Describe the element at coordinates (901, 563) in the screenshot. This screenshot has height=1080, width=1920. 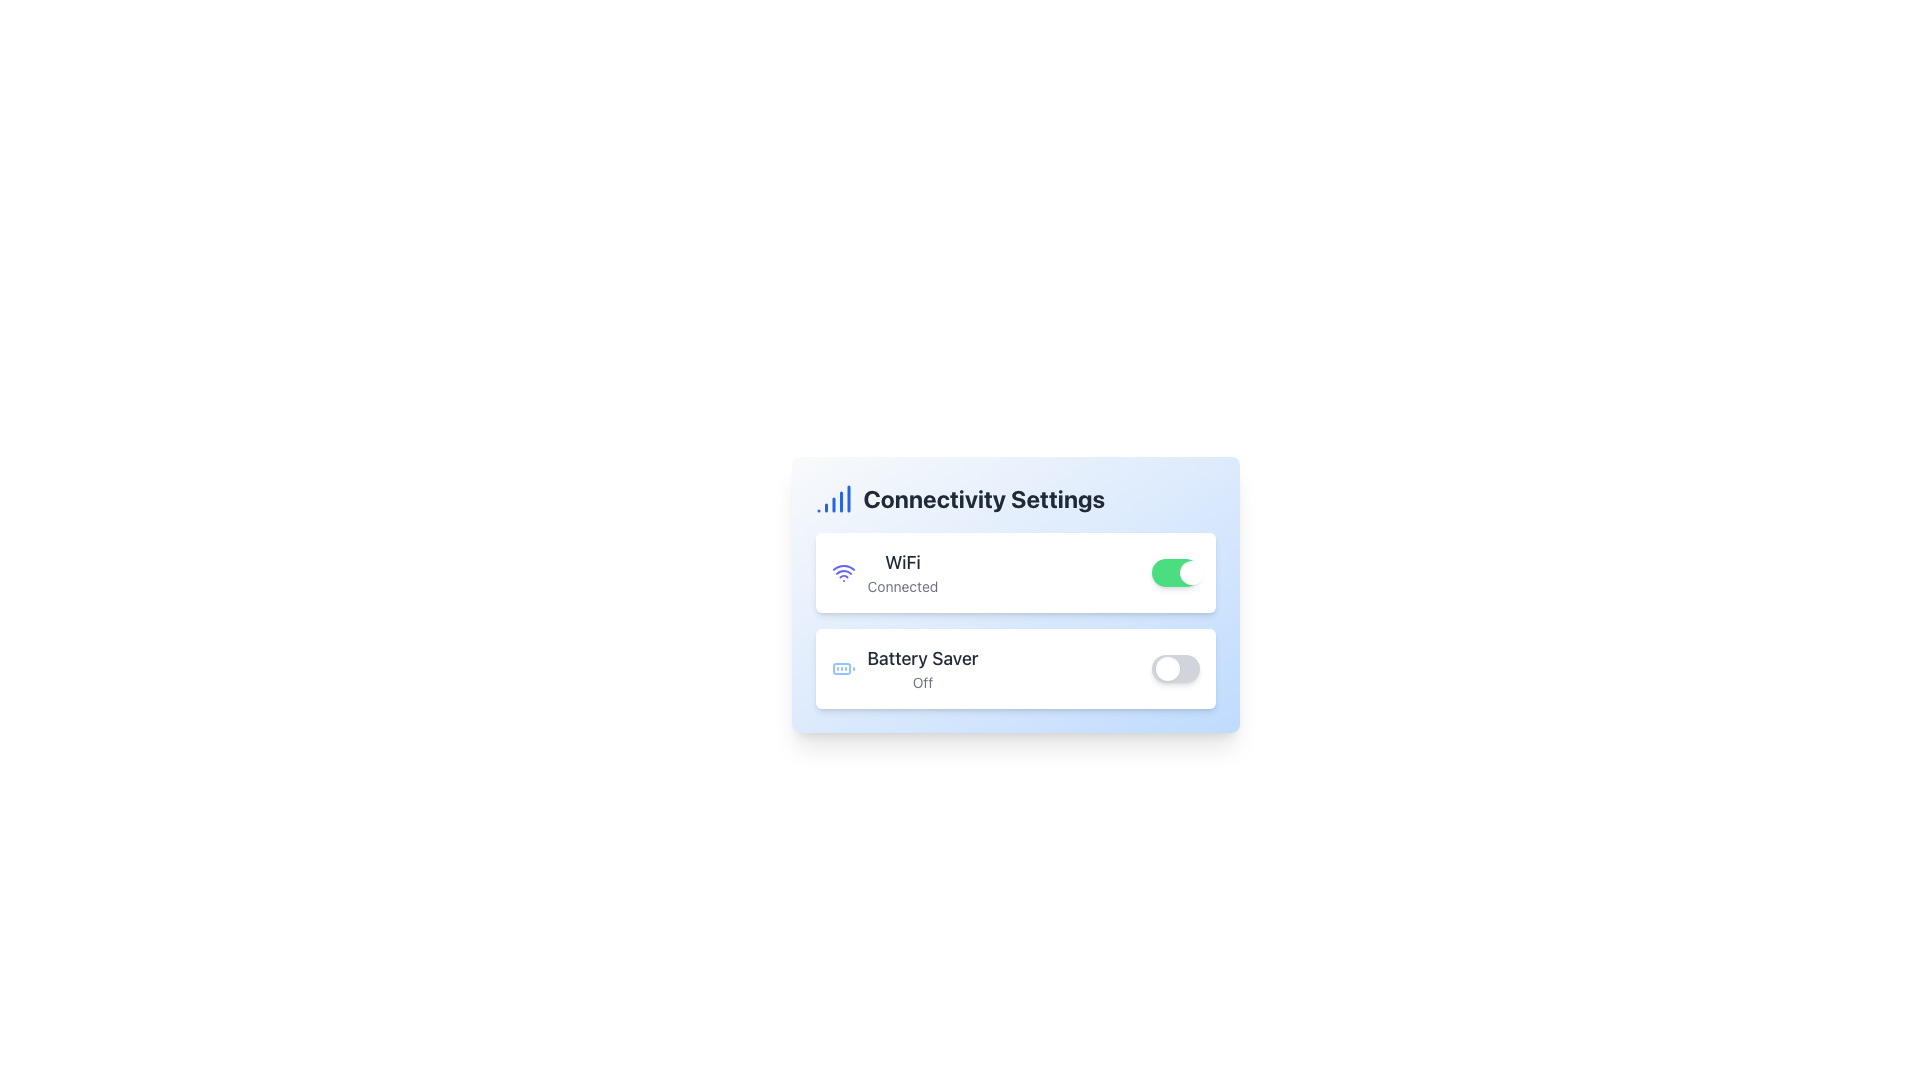
I see `the WiFi connectivity title label located in the upper-left section of the card, which is aligned with a WiFi icon and above the 'Connected' label` at that location.